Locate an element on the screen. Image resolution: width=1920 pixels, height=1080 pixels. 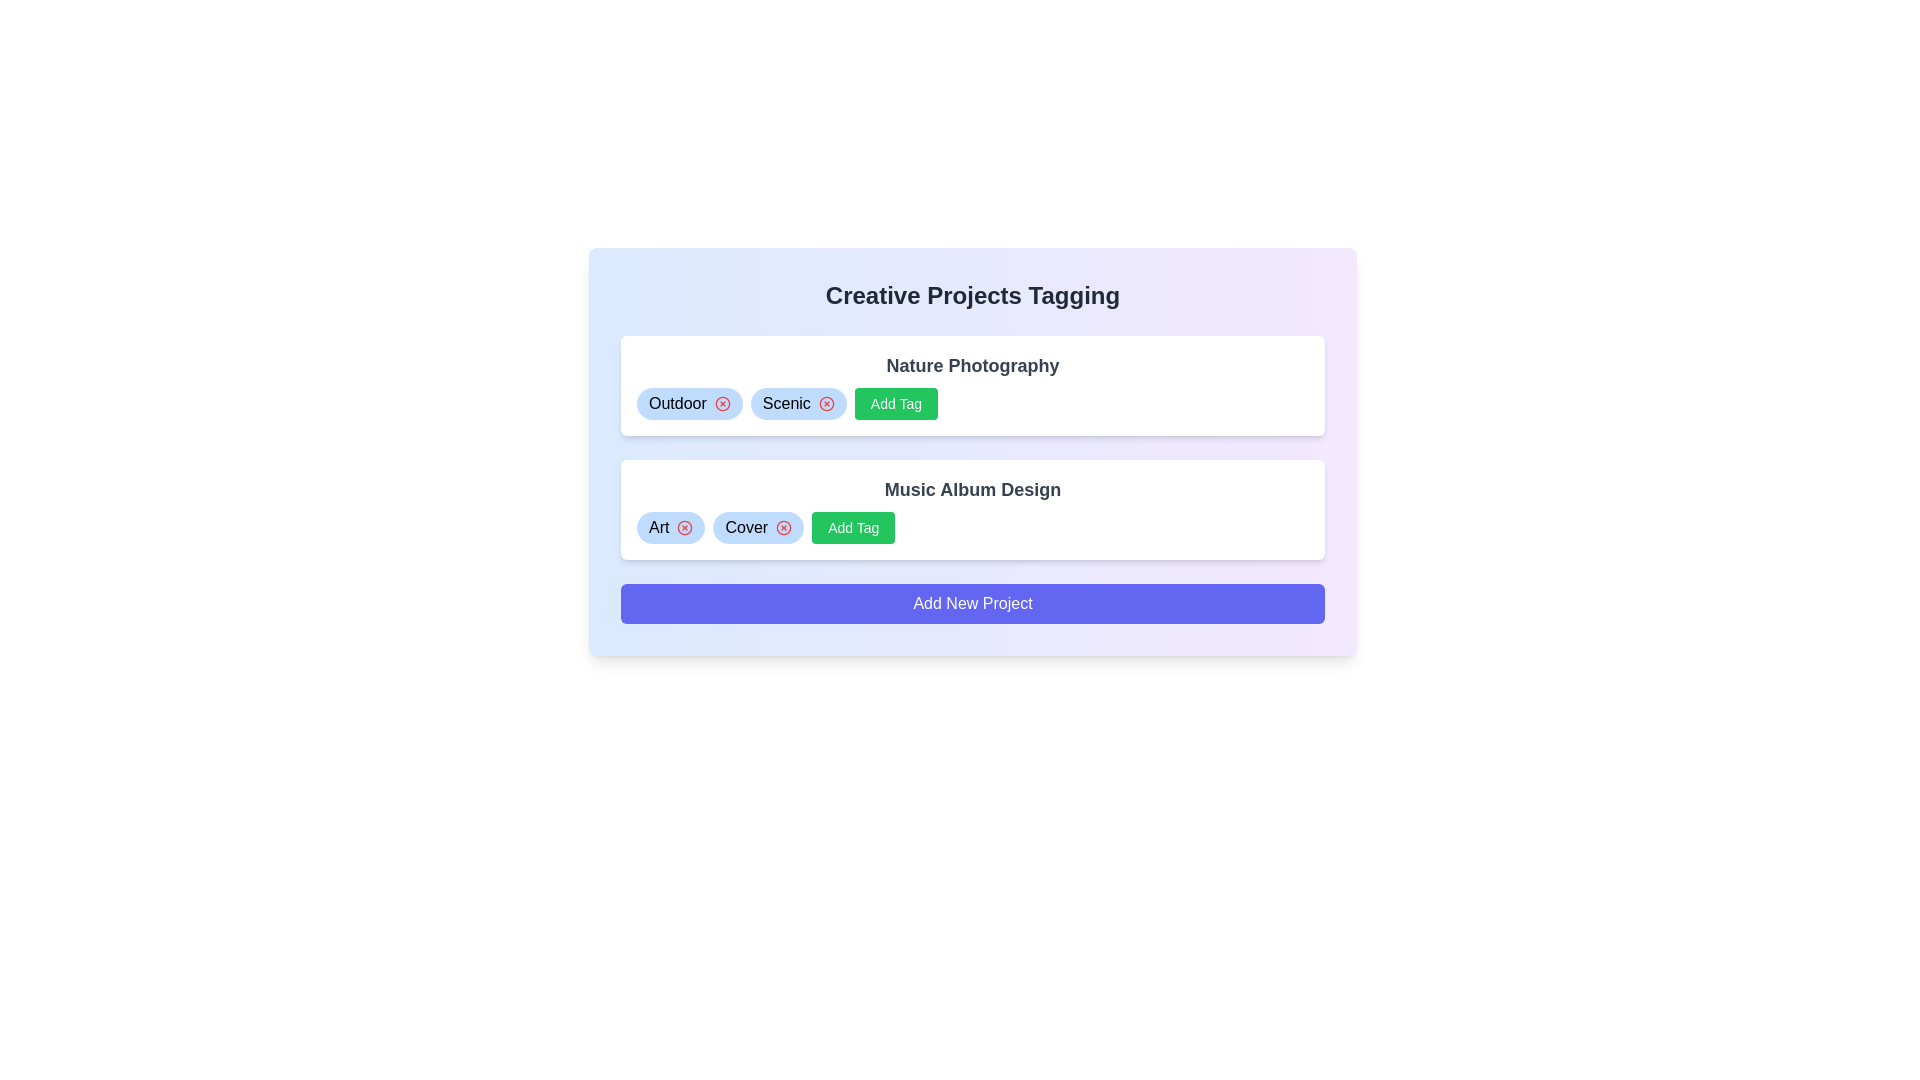
the icon button located to the right of the 'Scenic' tag is located at coordinates (826, 404).